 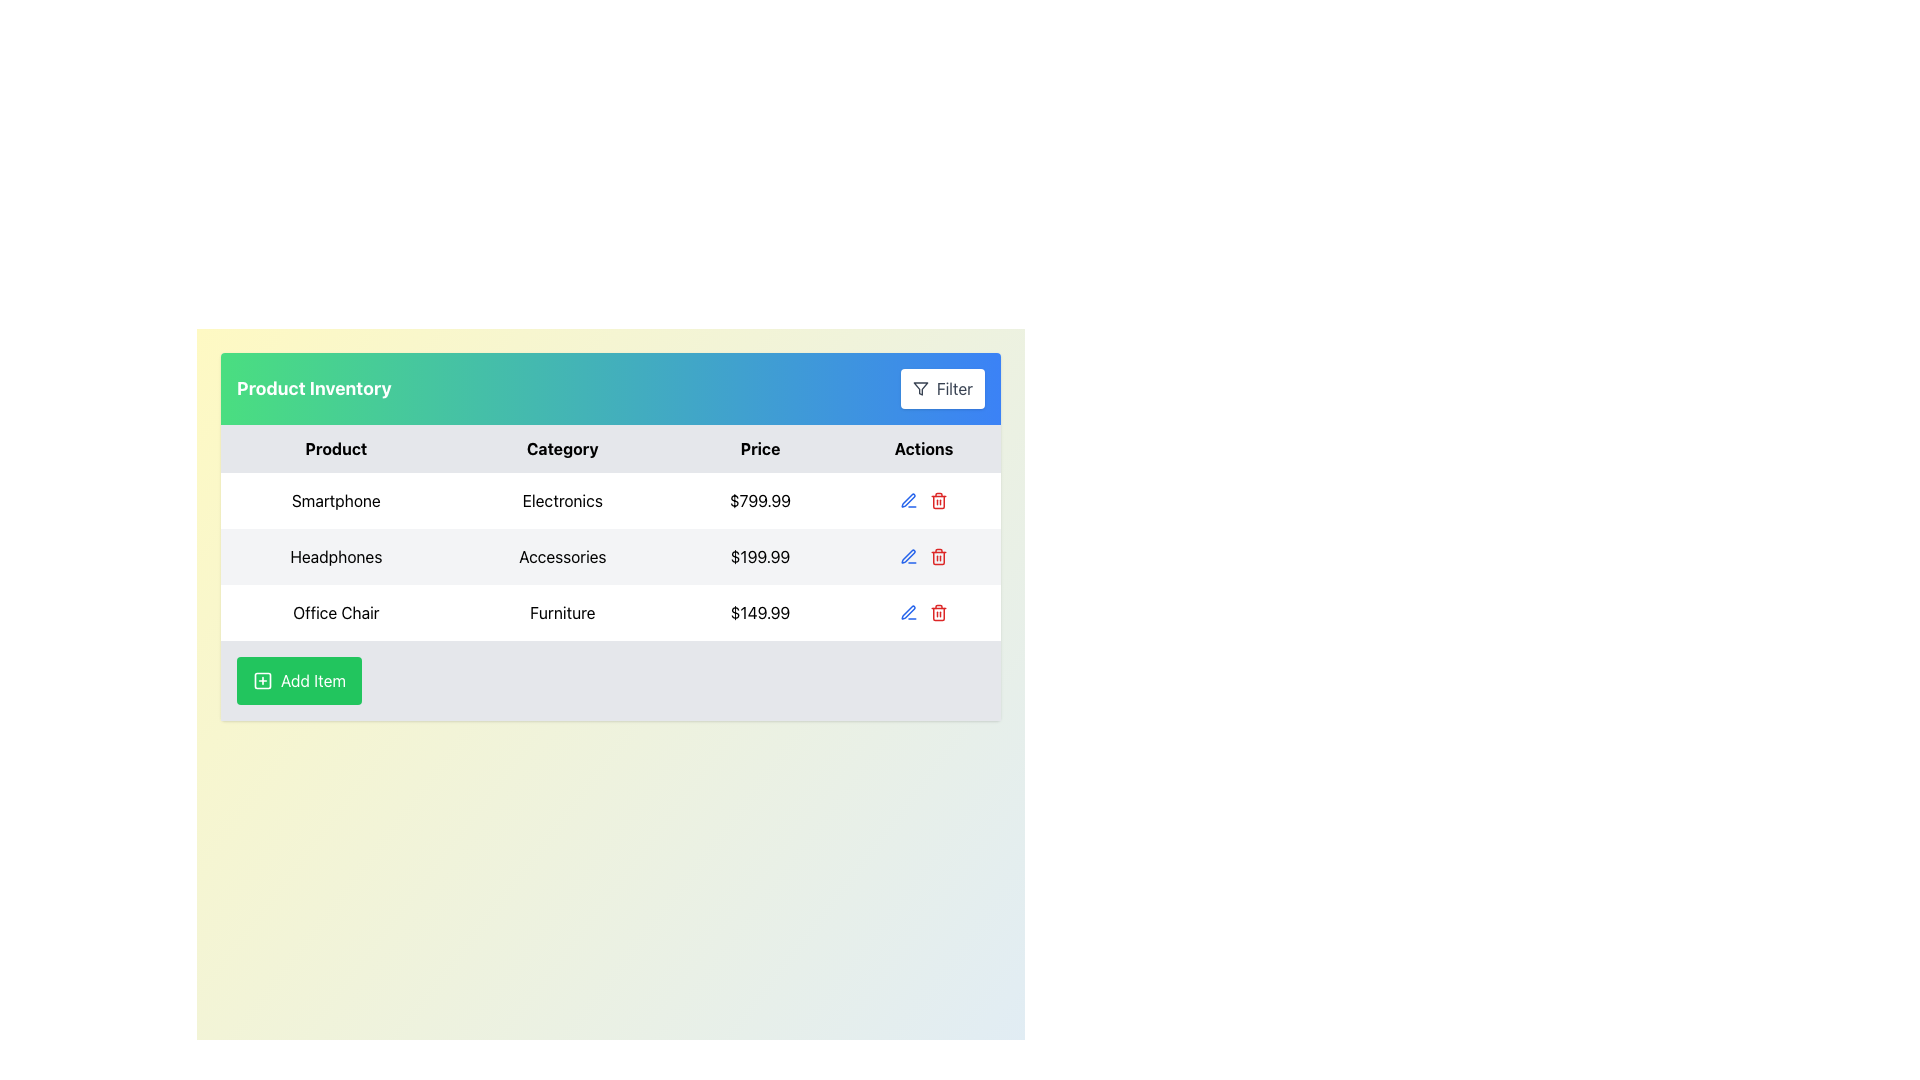 What do you see at coordinates (907, 611) in the screenshot?
I see `the edit icon in the 'Actions' column of the last row of the table` at bounding box center [907, 611].